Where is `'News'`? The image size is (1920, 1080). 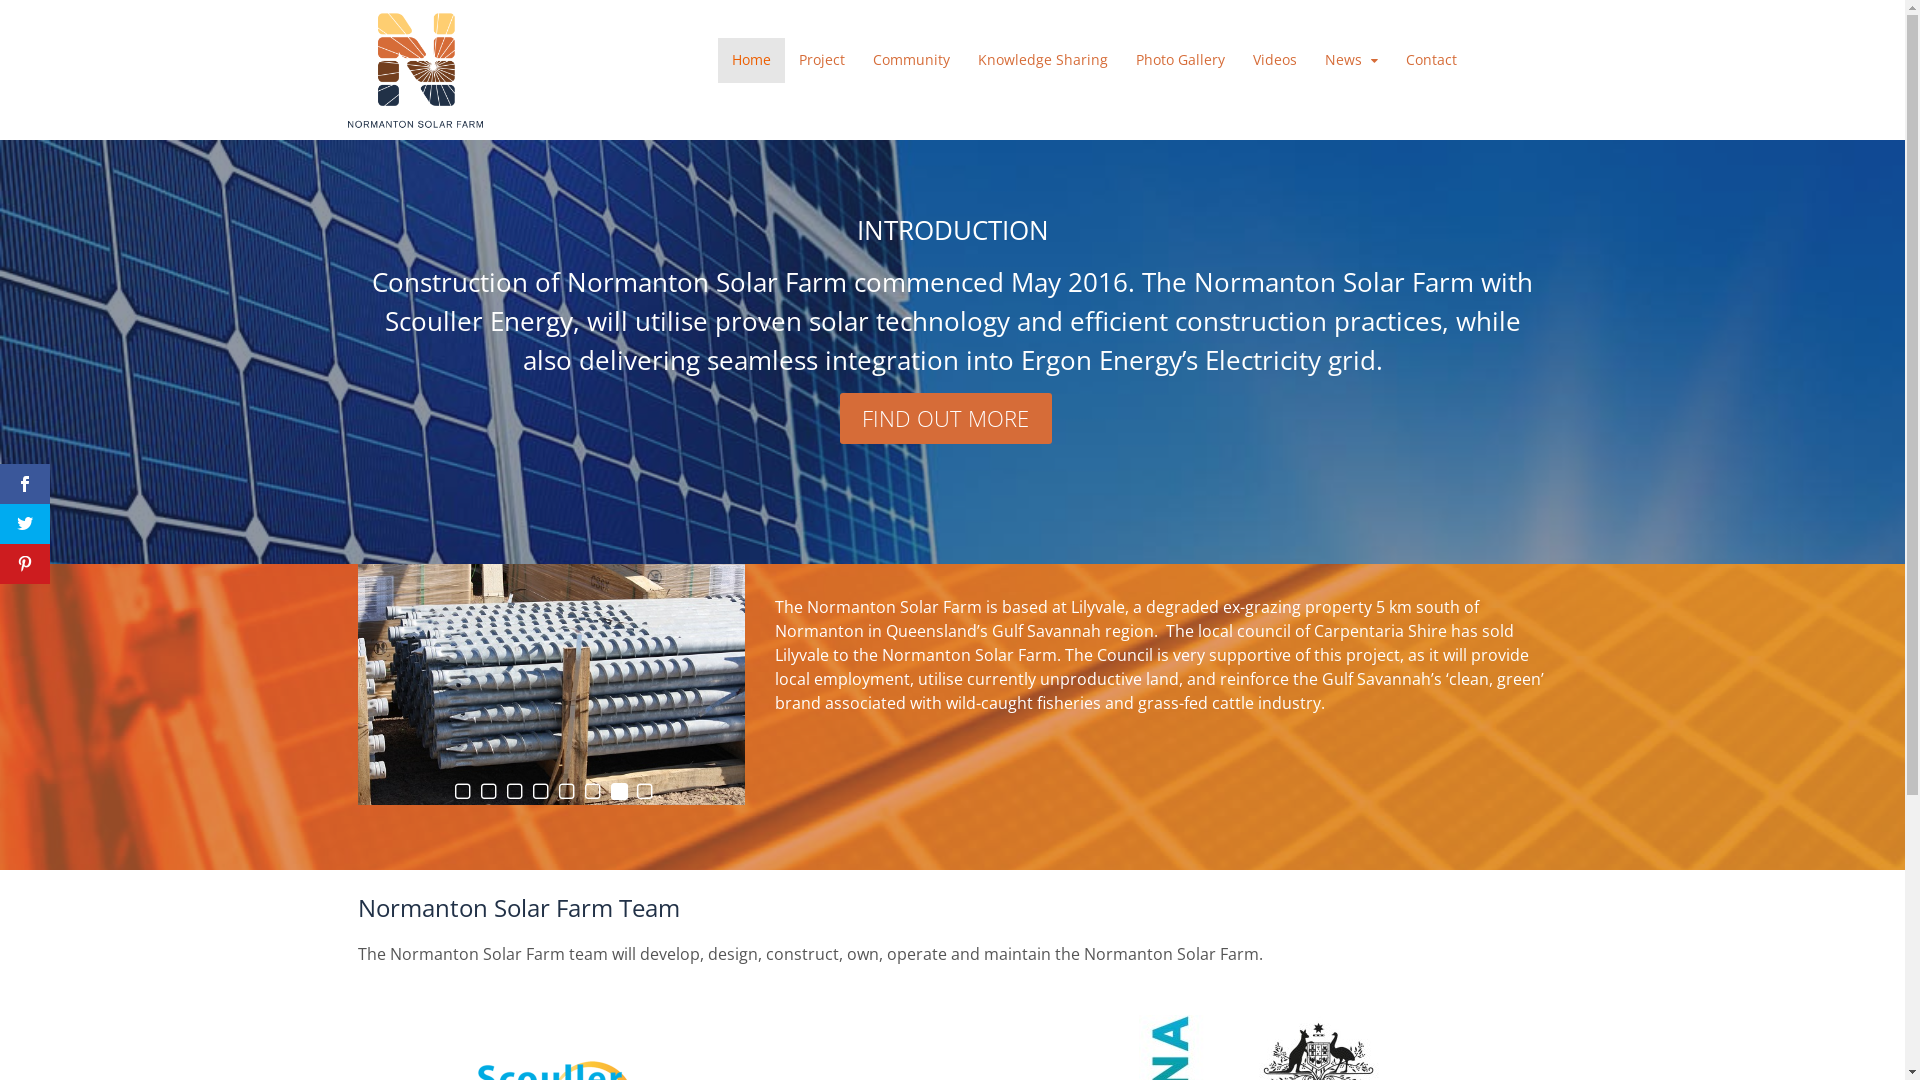 'News' is located at coordinates (1352, 59).